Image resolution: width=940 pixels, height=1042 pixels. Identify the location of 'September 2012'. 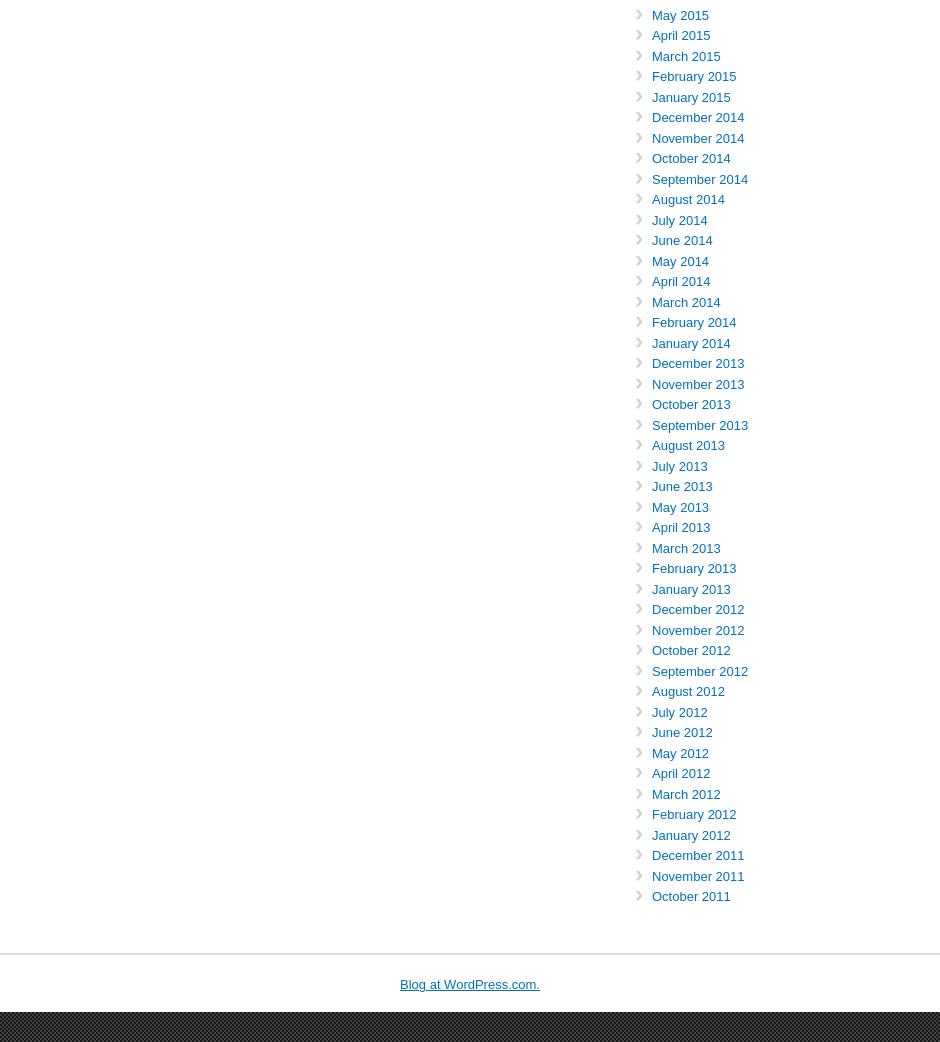
(699, 670).